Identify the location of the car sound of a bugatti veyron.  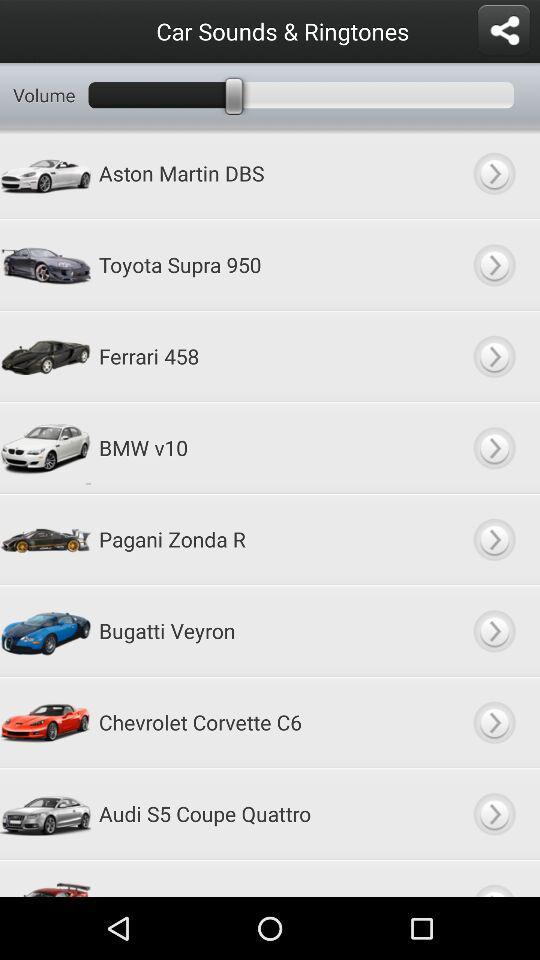
(493, 629).